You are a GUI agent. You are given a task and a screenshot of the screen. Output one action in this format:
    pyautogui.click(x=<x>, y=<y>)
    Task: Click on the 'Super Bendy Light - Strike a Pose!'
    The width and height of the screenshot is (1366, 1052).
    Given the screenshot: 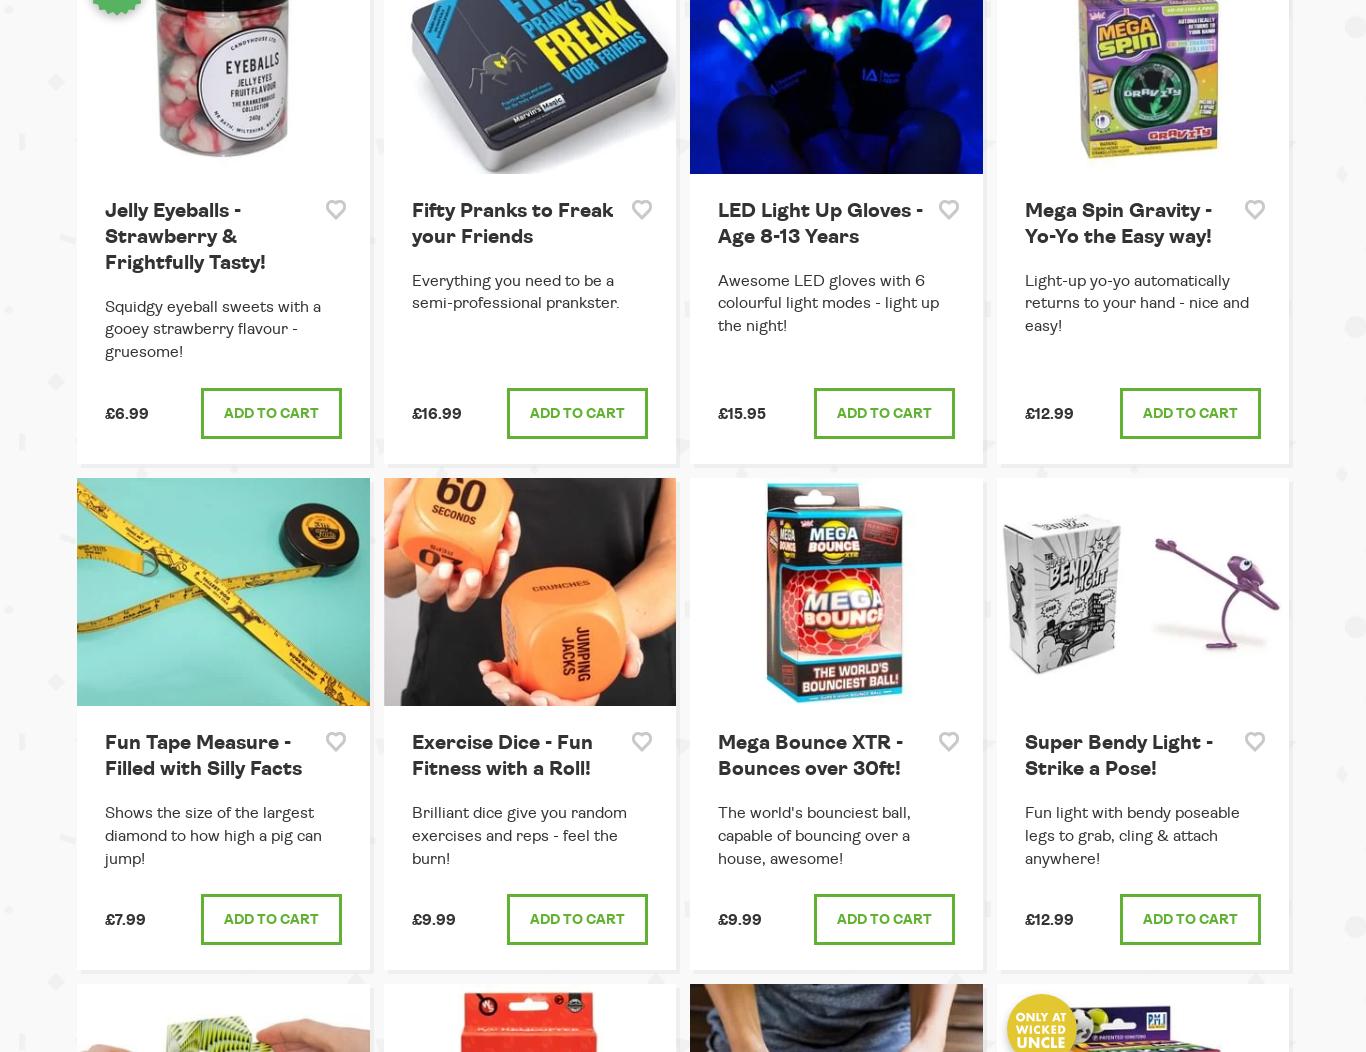 What is the action you would take?
    pyautogui.click(x=1116, y=754)
    